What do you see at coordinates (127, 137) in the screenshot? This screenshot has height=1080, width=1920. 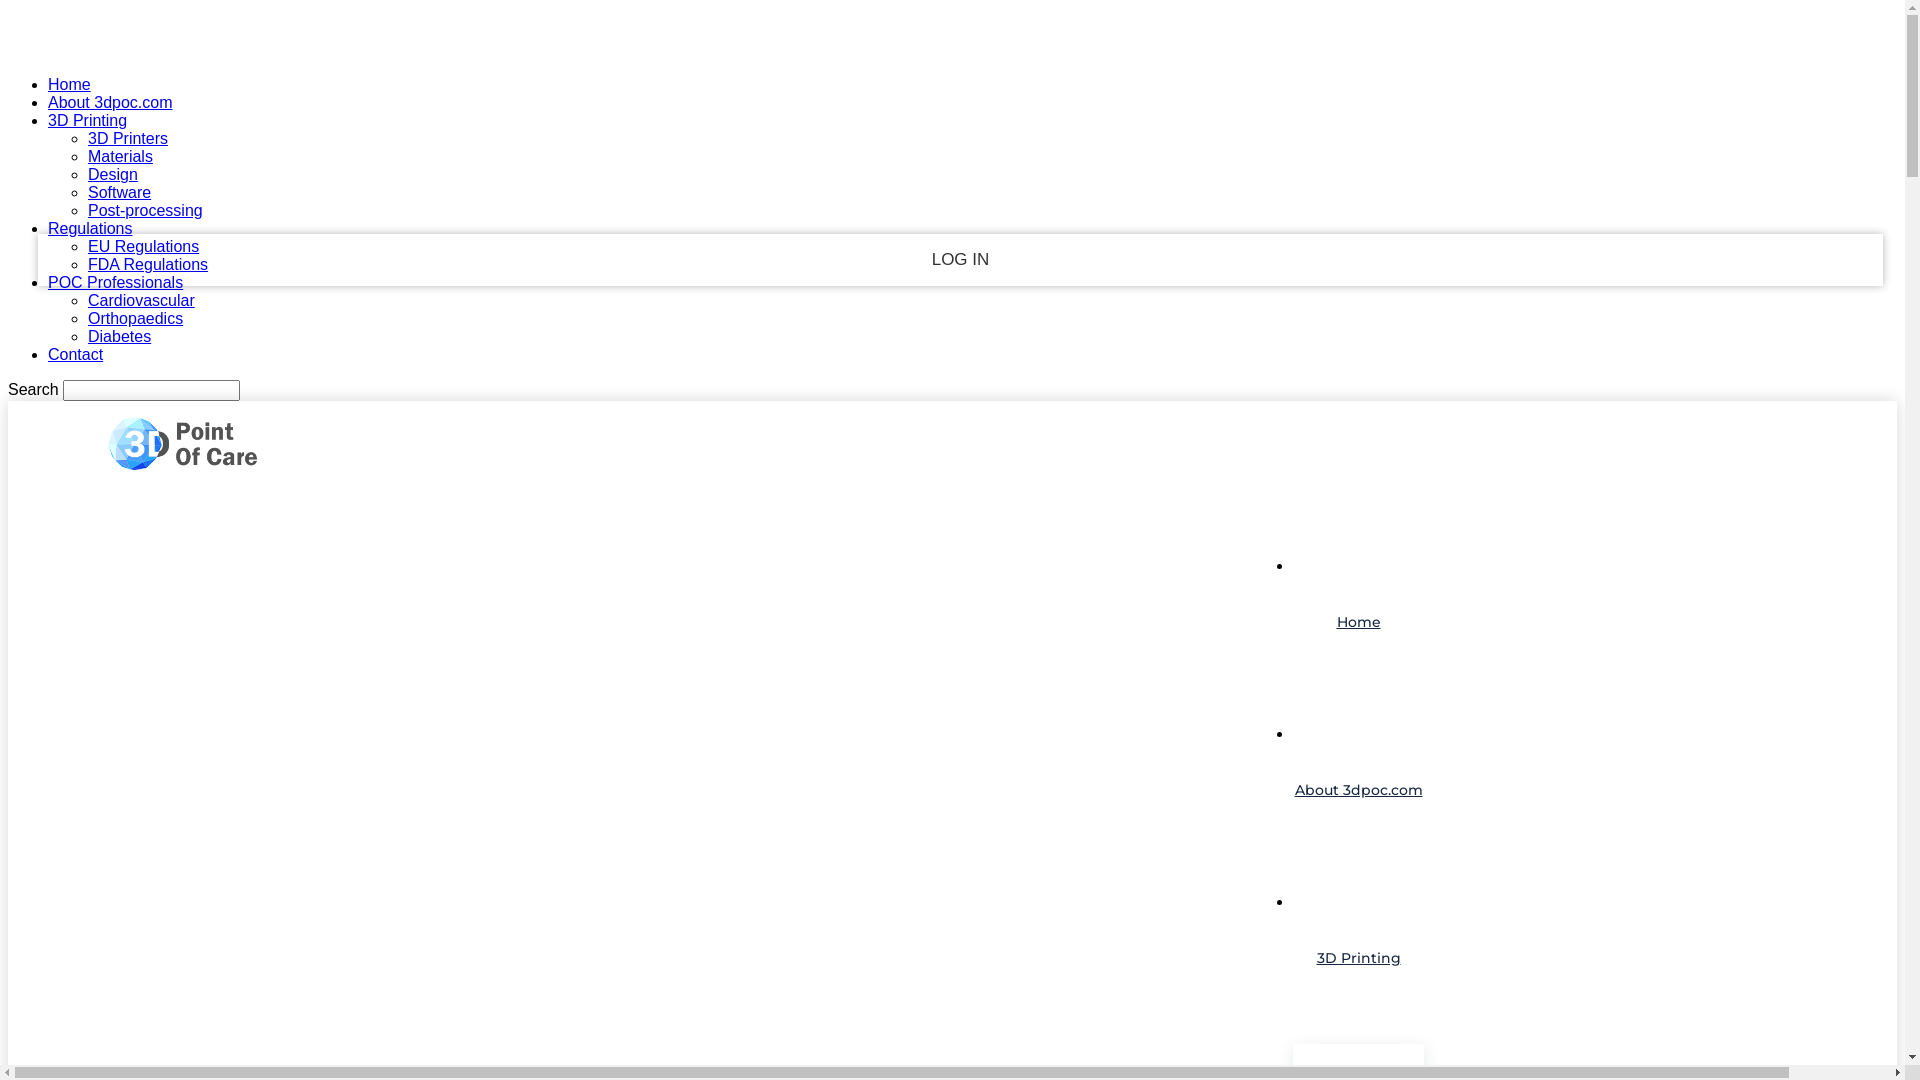 I see `'3D Printers'` at bounding box center [127, 137].